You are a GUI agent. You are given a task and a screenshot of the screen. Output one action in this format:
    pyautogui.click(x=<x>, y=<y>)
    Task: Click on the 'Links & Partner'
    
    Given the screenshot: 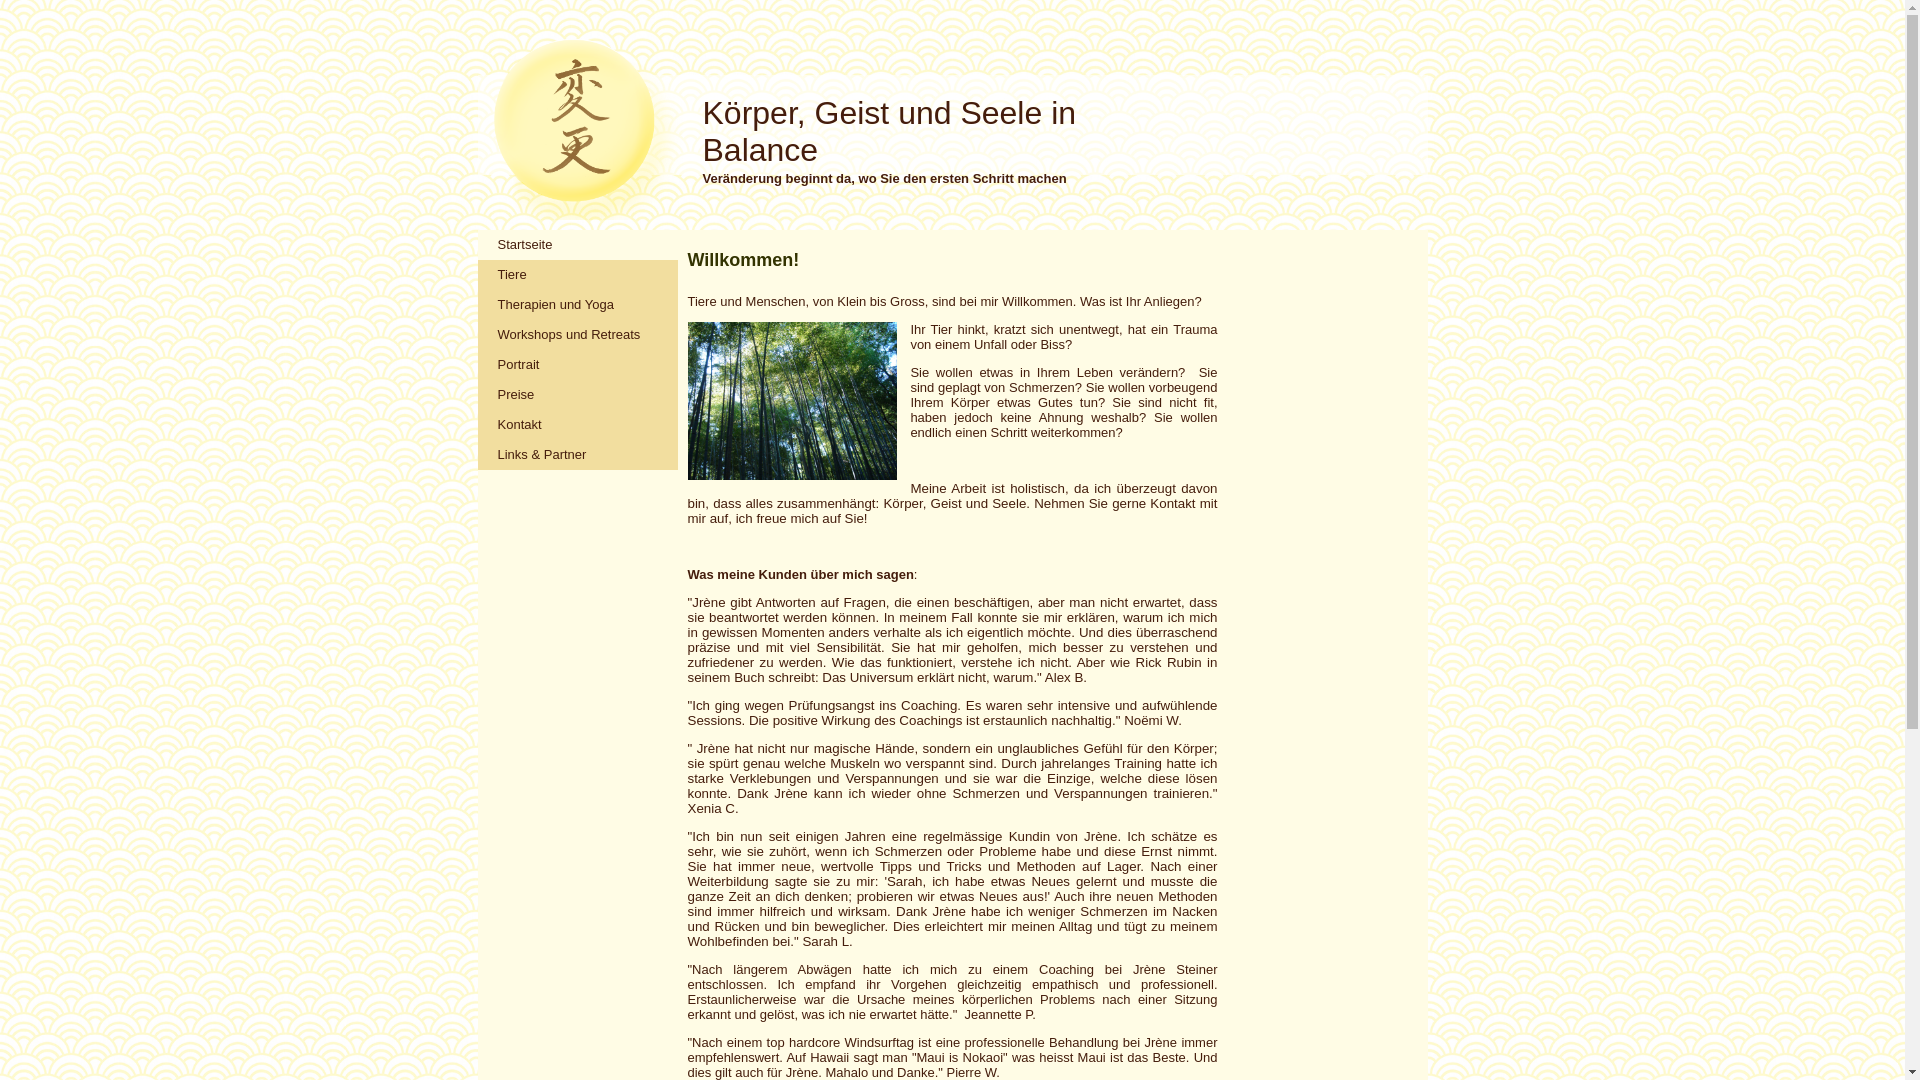 What is the action you would take?
    pyautogui.click(x=477, y=455)
    